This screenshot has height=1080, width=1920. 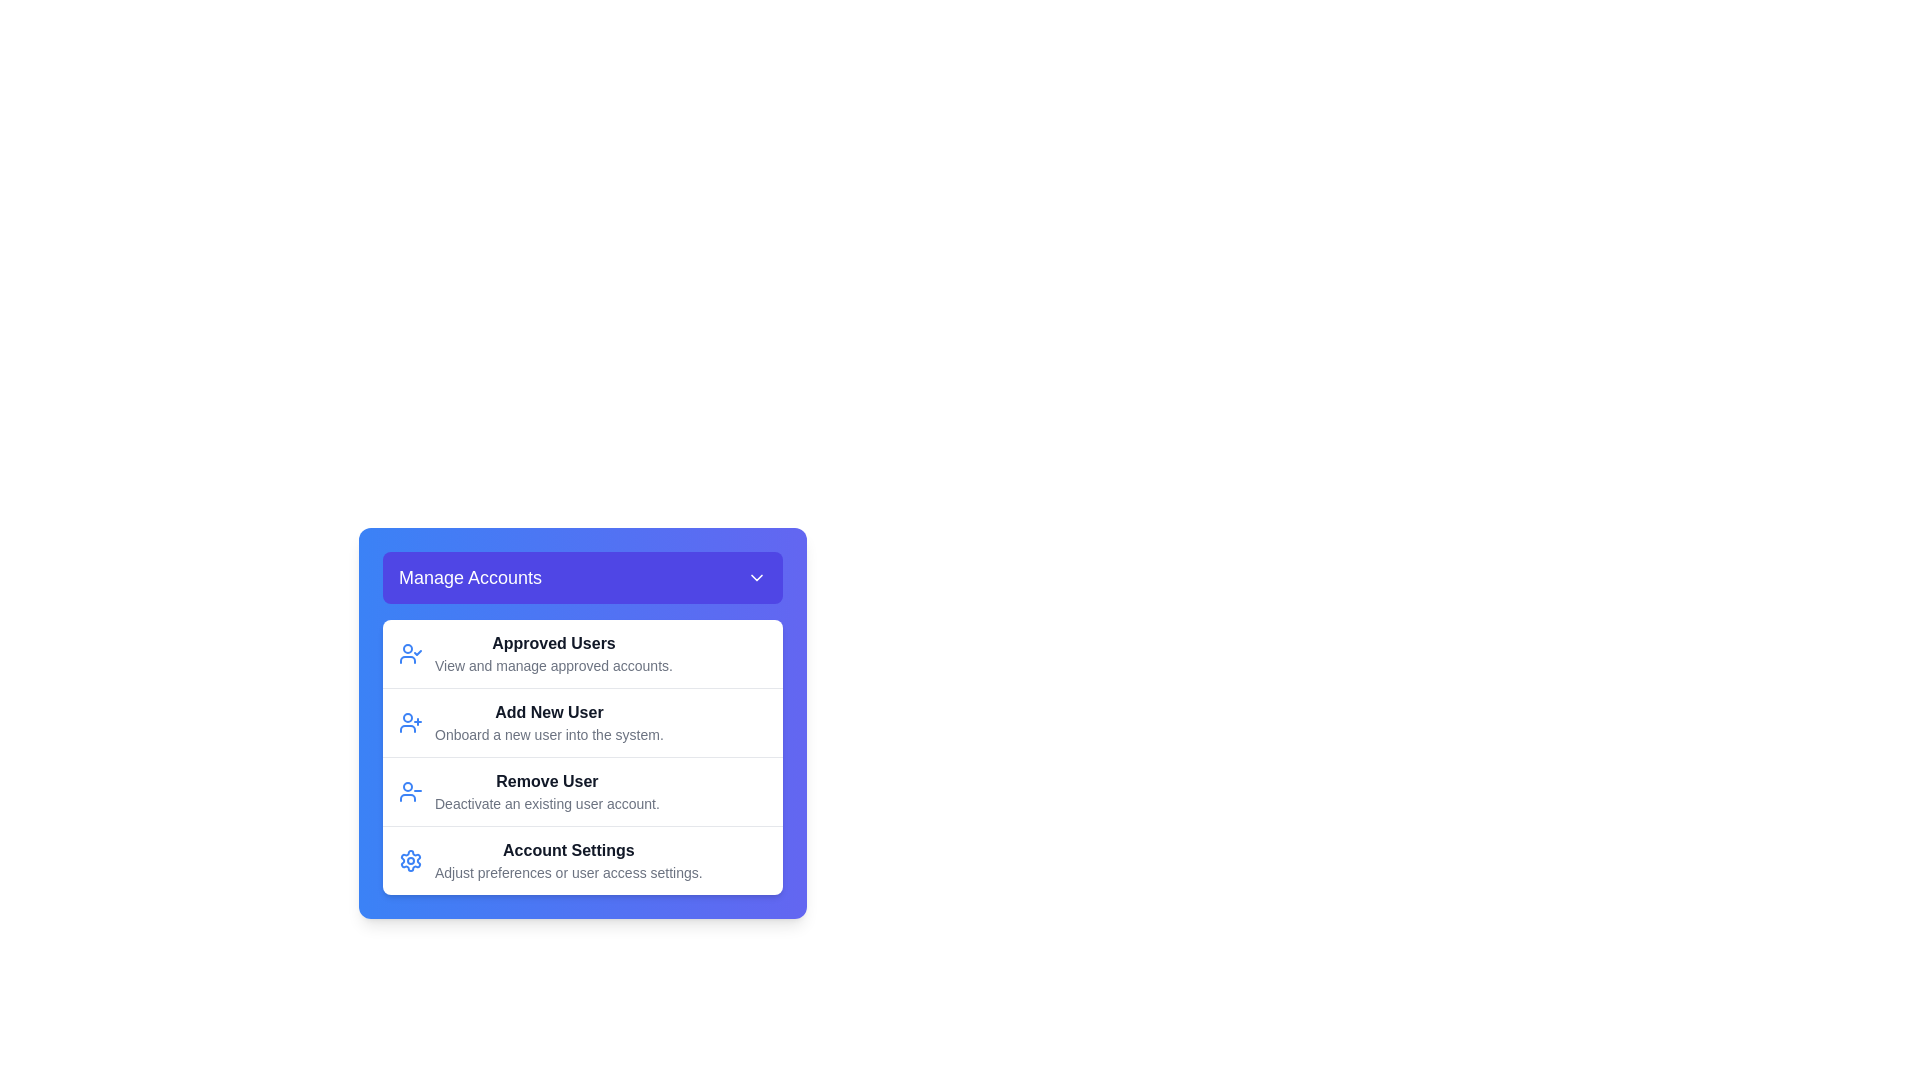 What do you see at coordinates (756, 578) in the screenshot?
I see `the downward-facing chevron icon located at the far right side of the 'Manage Accounts' header` at bounding box center [756, 578].